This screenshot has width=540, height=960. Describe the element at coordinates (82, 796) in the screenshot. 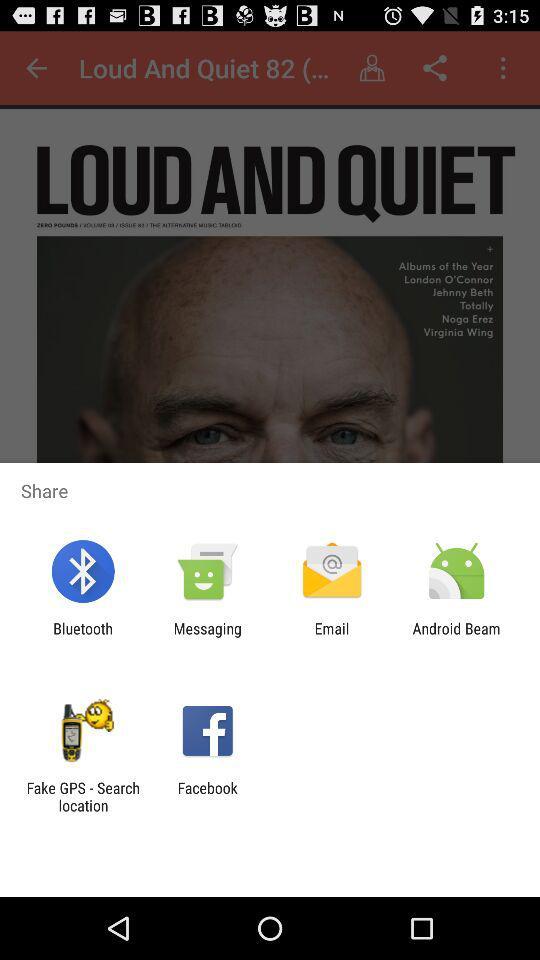

I see `the fake gps search icon` at that location.